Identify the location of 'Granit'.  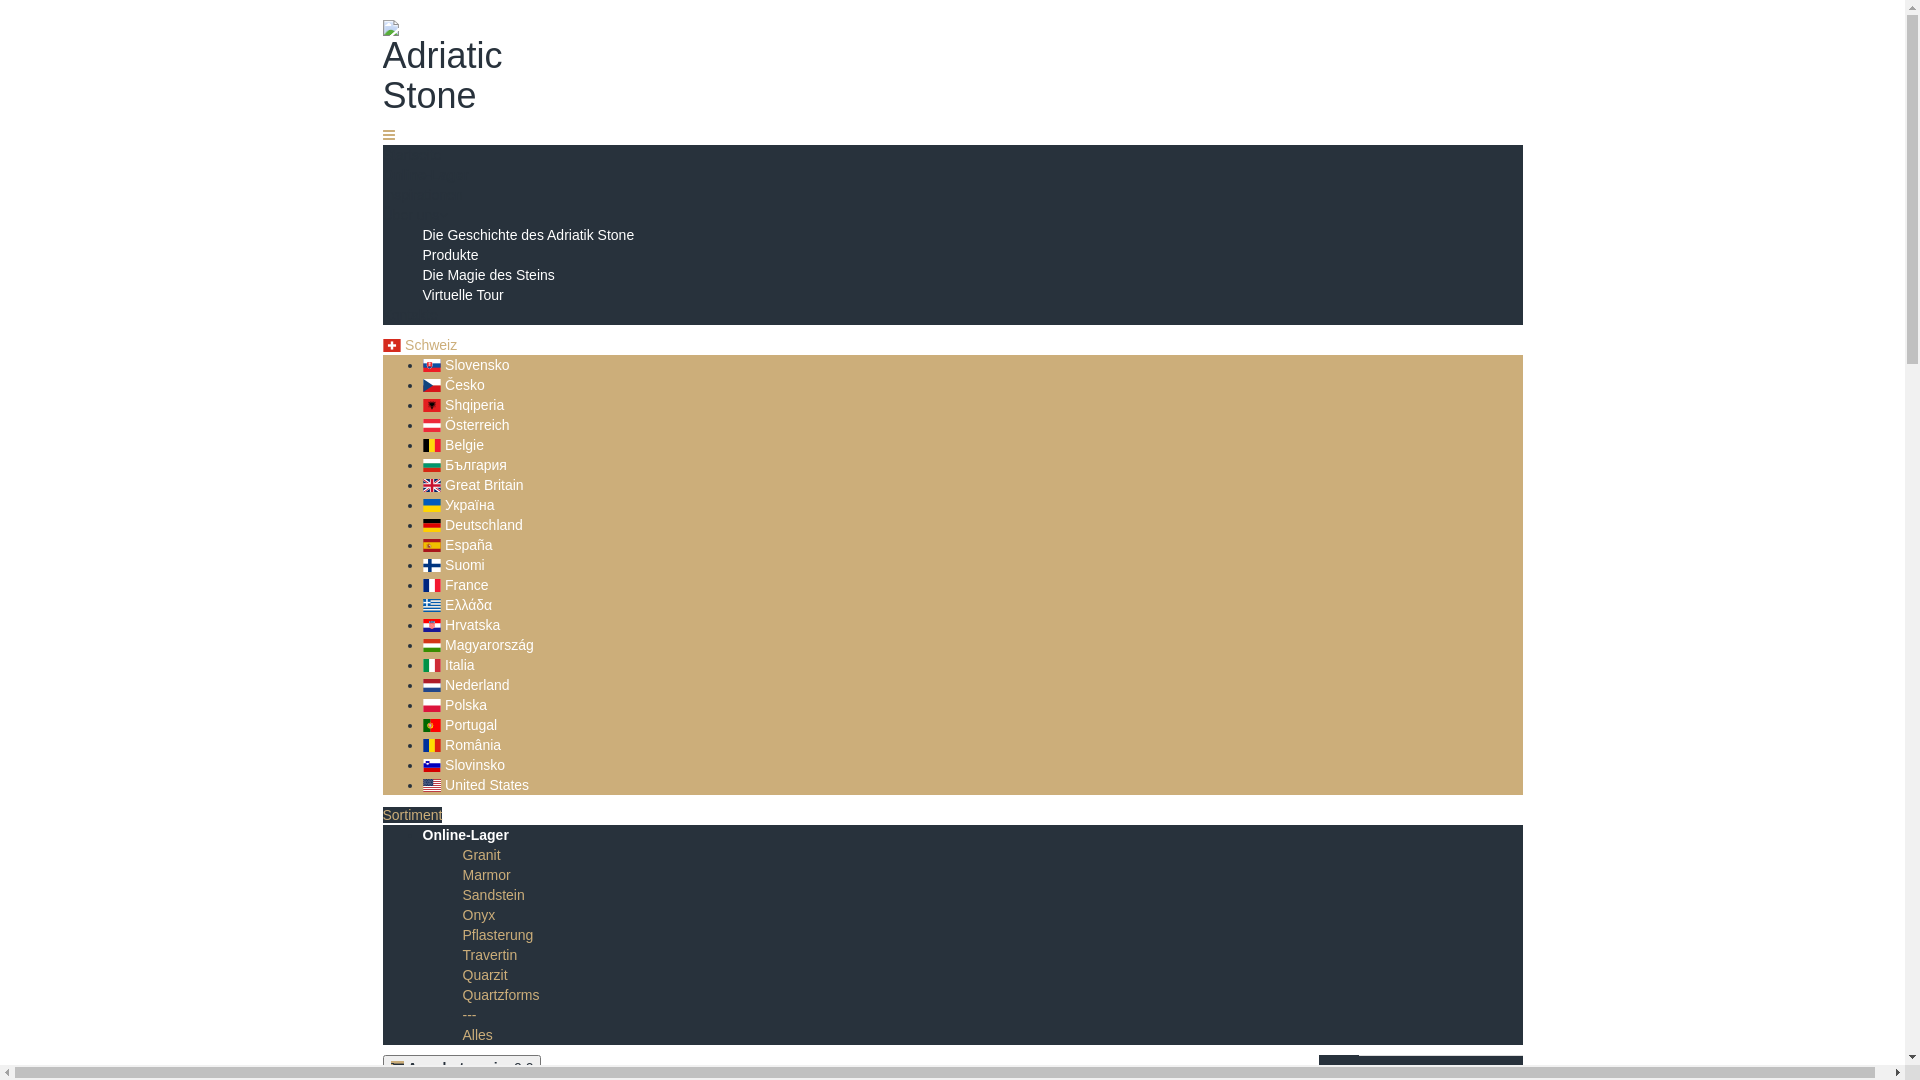
(460, 855).